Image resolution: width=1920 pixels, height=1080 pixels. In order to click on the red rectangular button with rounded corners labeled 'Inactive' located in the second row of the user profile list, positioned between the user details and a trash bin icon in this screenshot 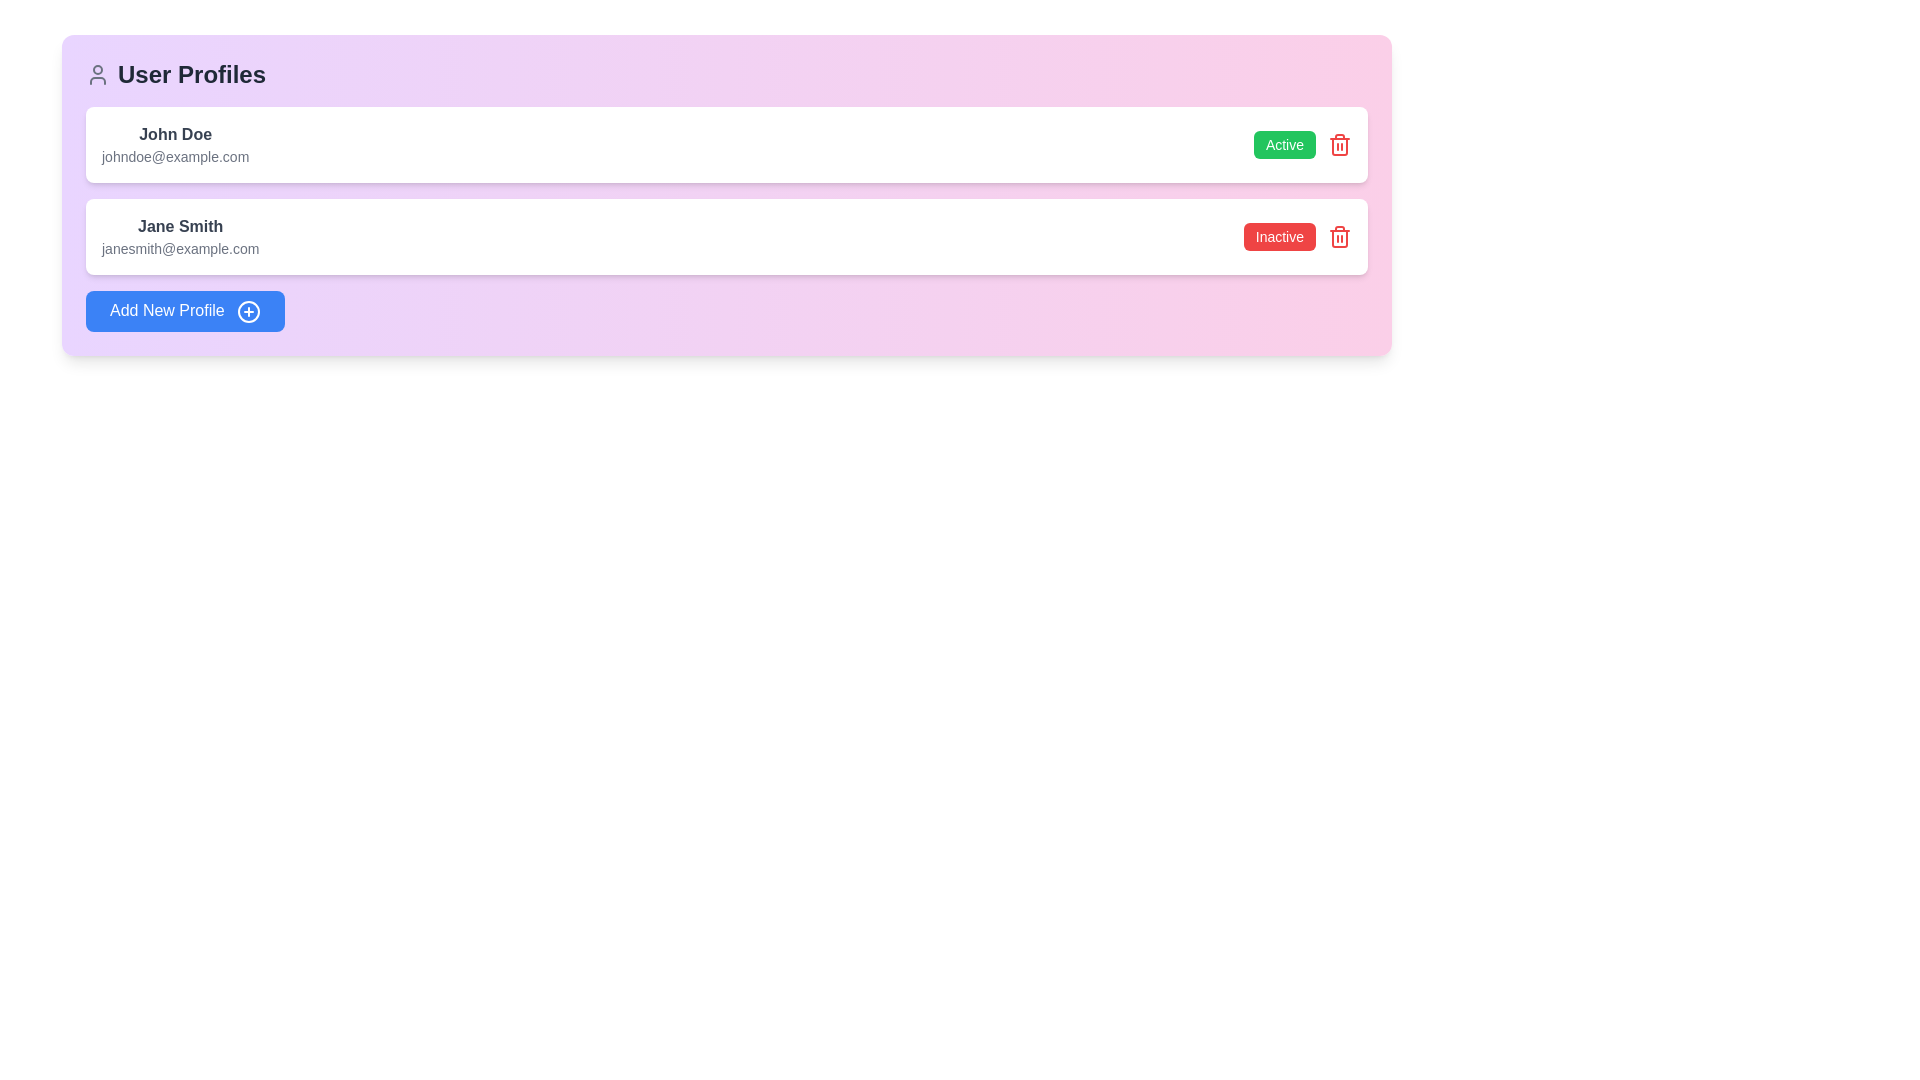, I will do `click(1278, 235)`.